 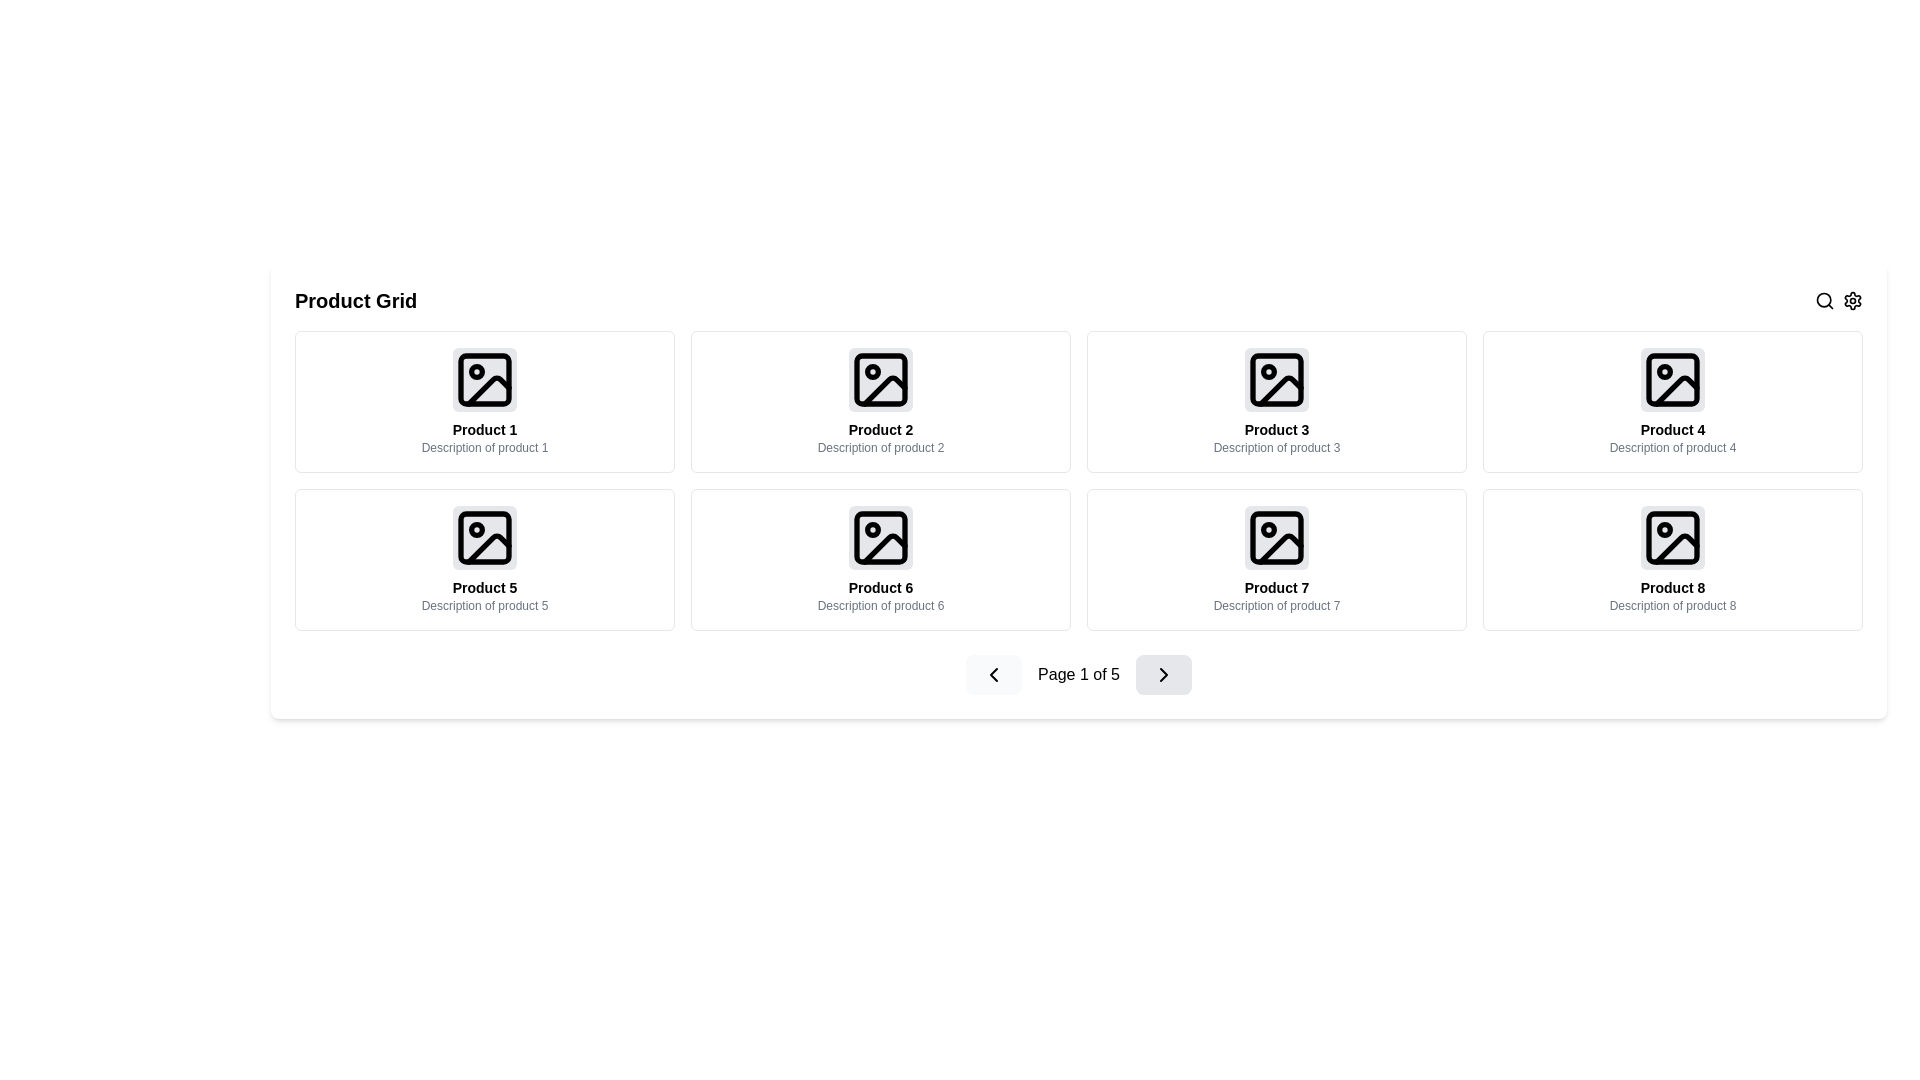 I want to click on the landscape icon located in the center of the product card labeled 'Product 6' with a subtitle 'Description of product 6', so click(x=880, y=536).